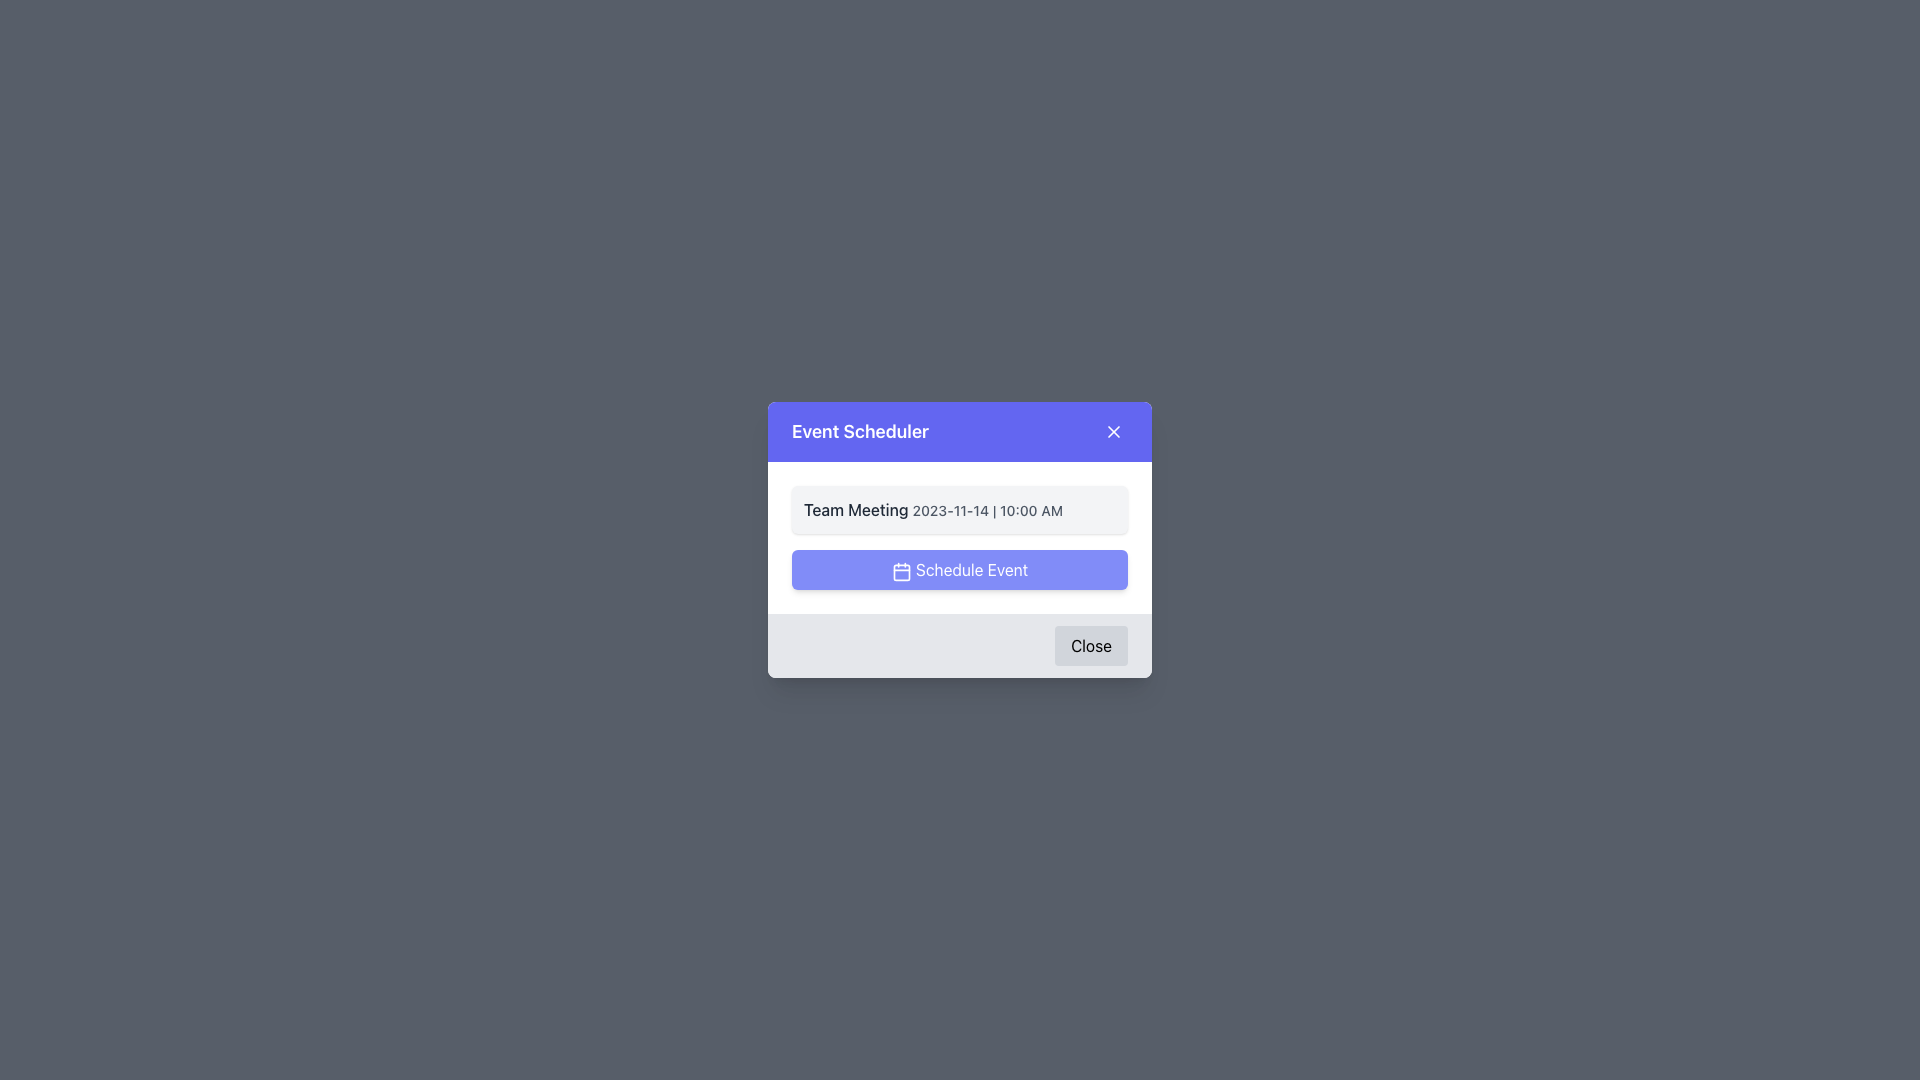  What do you see at coordinates (960, 508) in the screenshot?
I see `the text element displaying event details, which is located below the 'Event Scheduler' header and above the 'Schedule Event' button in the modal dialog` at bounding box center [960, 508].